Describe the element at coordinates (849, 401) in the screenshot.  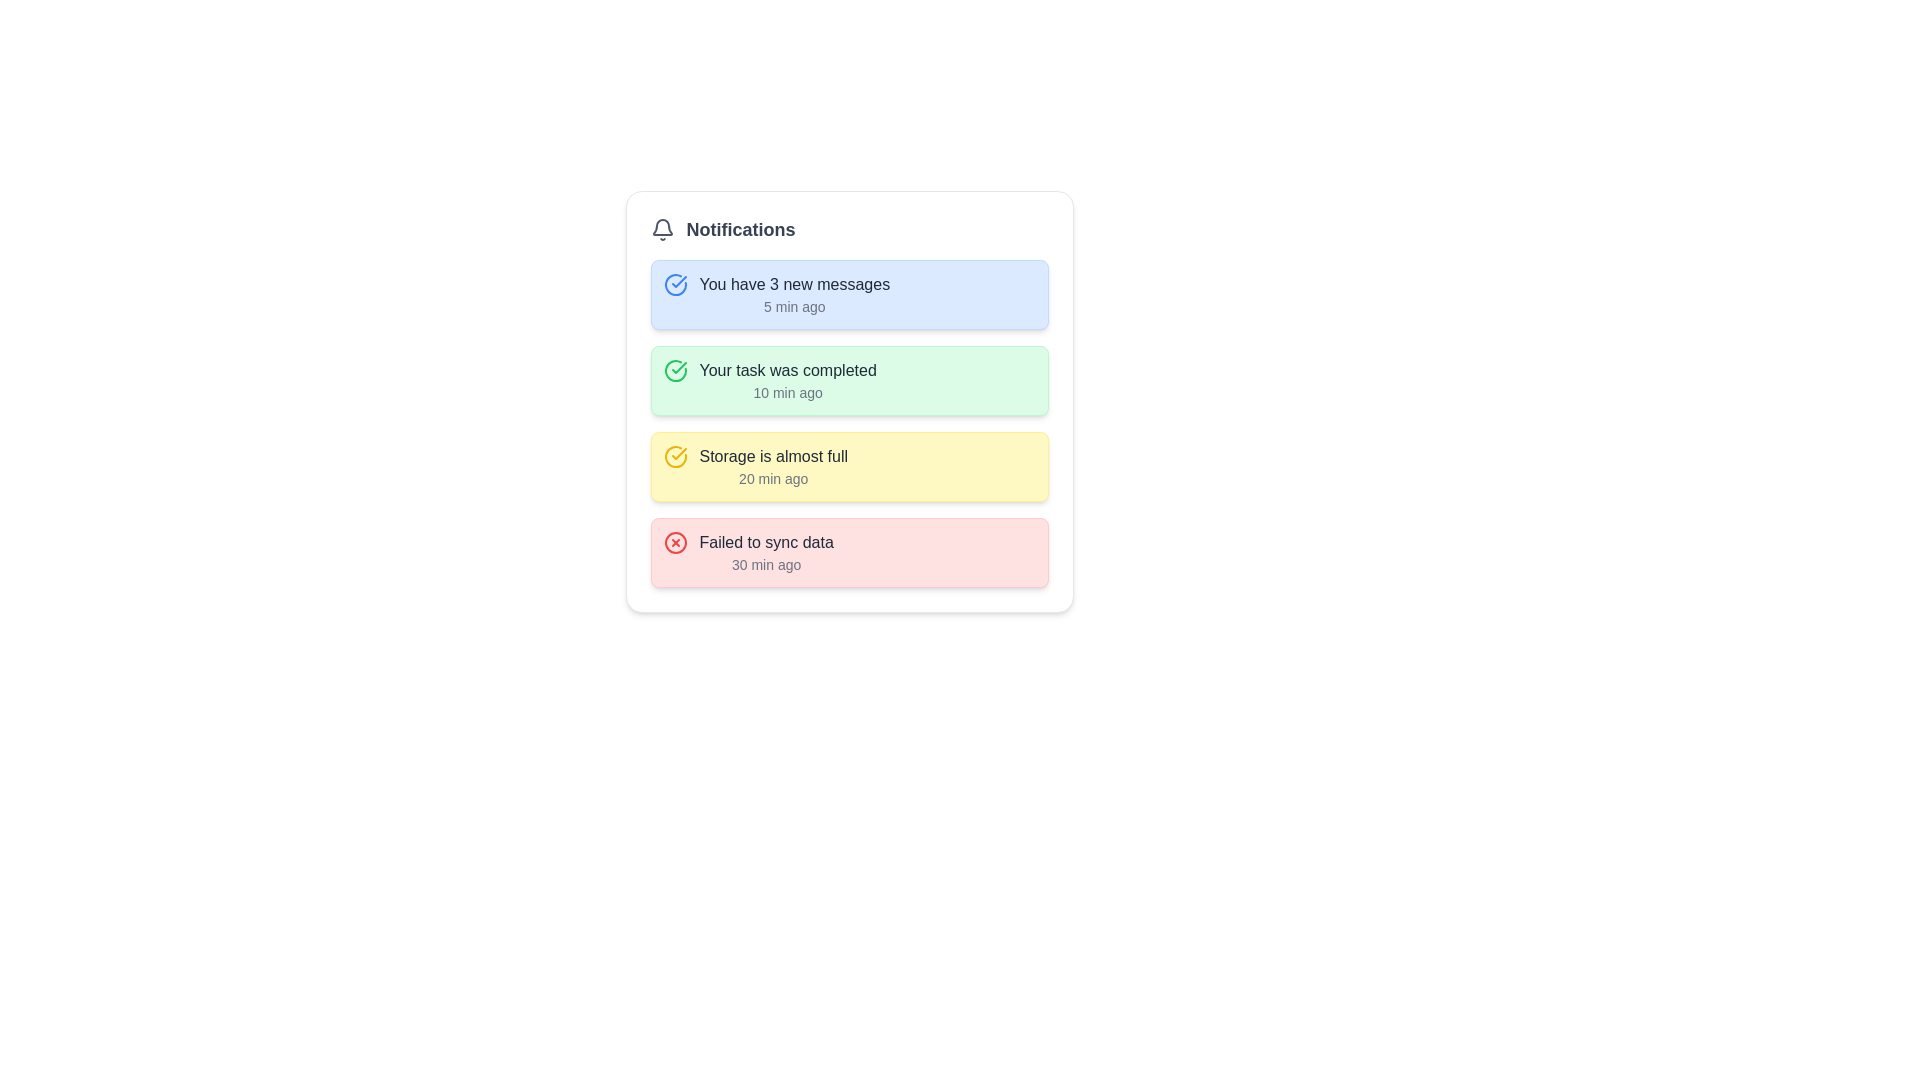
I see `the second notification box within the notification panel titled 'Notifications'` at that location.